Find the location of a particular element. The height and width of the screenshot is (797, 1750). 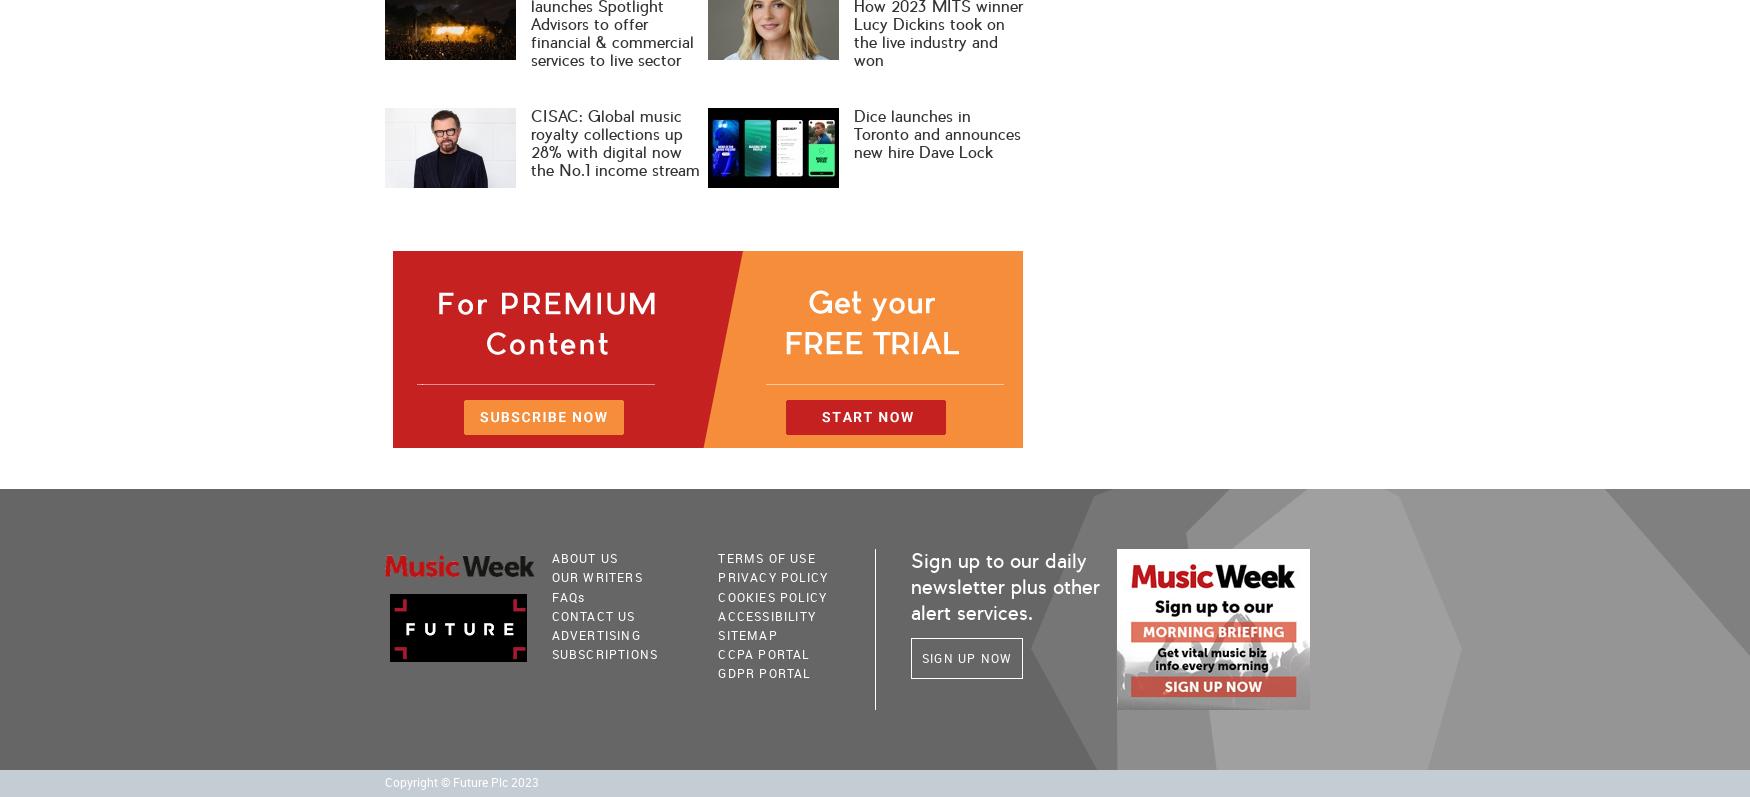

'Privacy Manager' is located at coordinates (762, 689).